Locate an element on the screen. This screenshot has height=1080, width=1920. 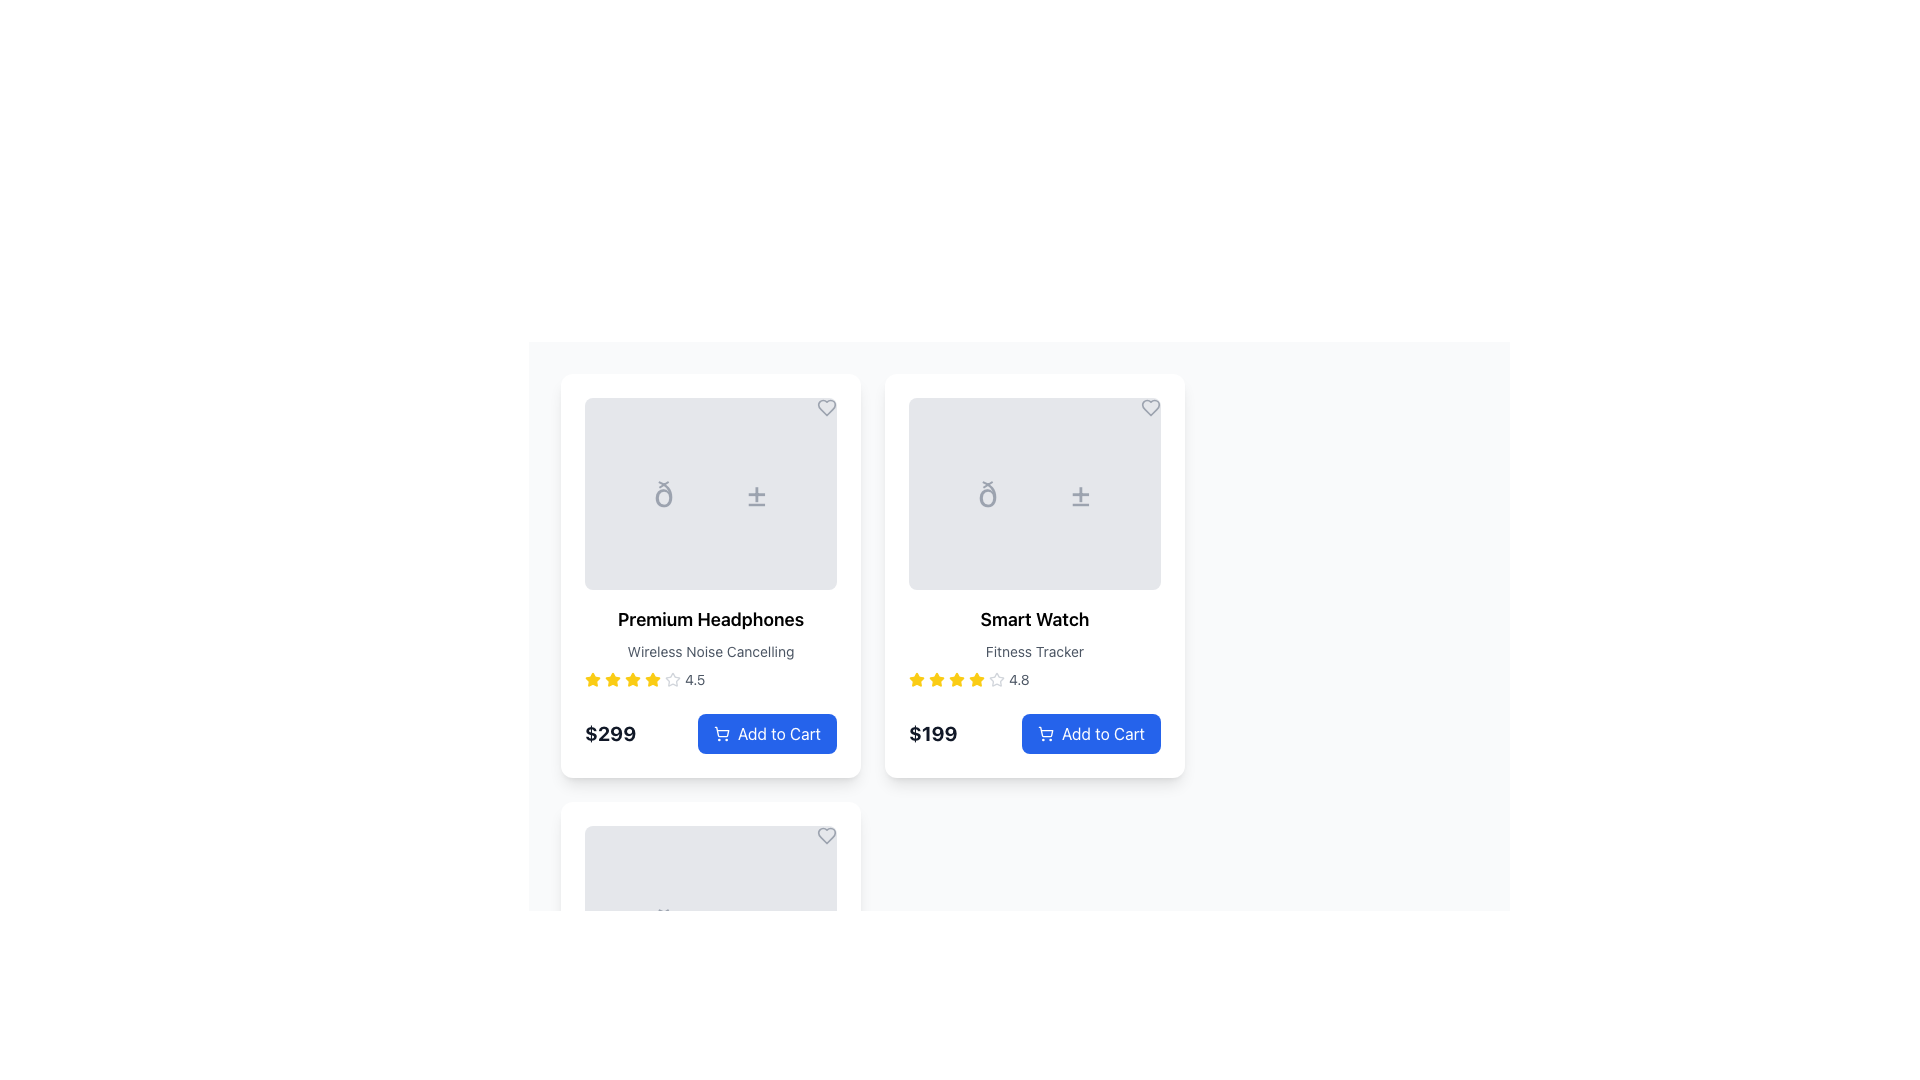
the third star icon is located at coordinates (977, 678).